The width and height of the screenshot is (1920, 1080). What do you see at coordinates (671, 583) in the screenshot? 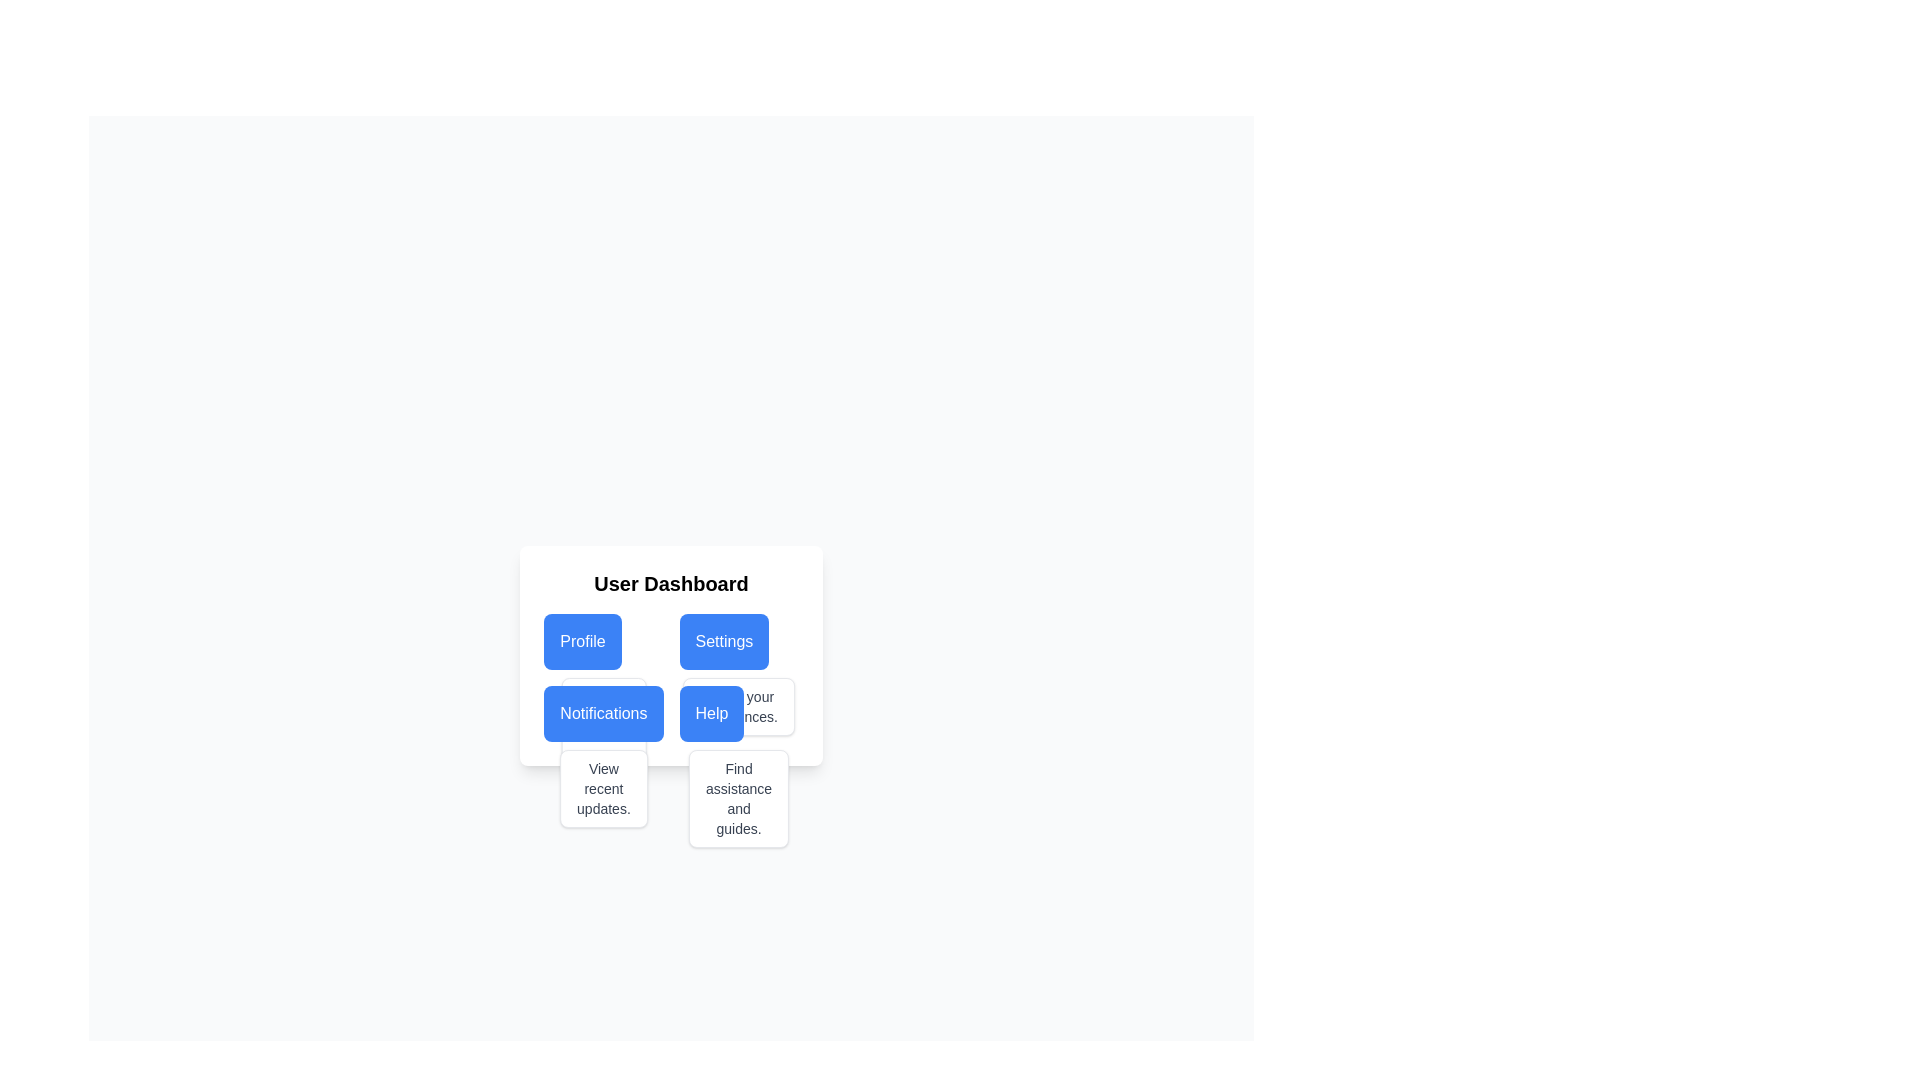
I see `the 'User Dashboard' header text, which is a prominent, bold font element located at the top-center of the panel preceding the grid section with interactive buttons` at bounding box center [671, 583].